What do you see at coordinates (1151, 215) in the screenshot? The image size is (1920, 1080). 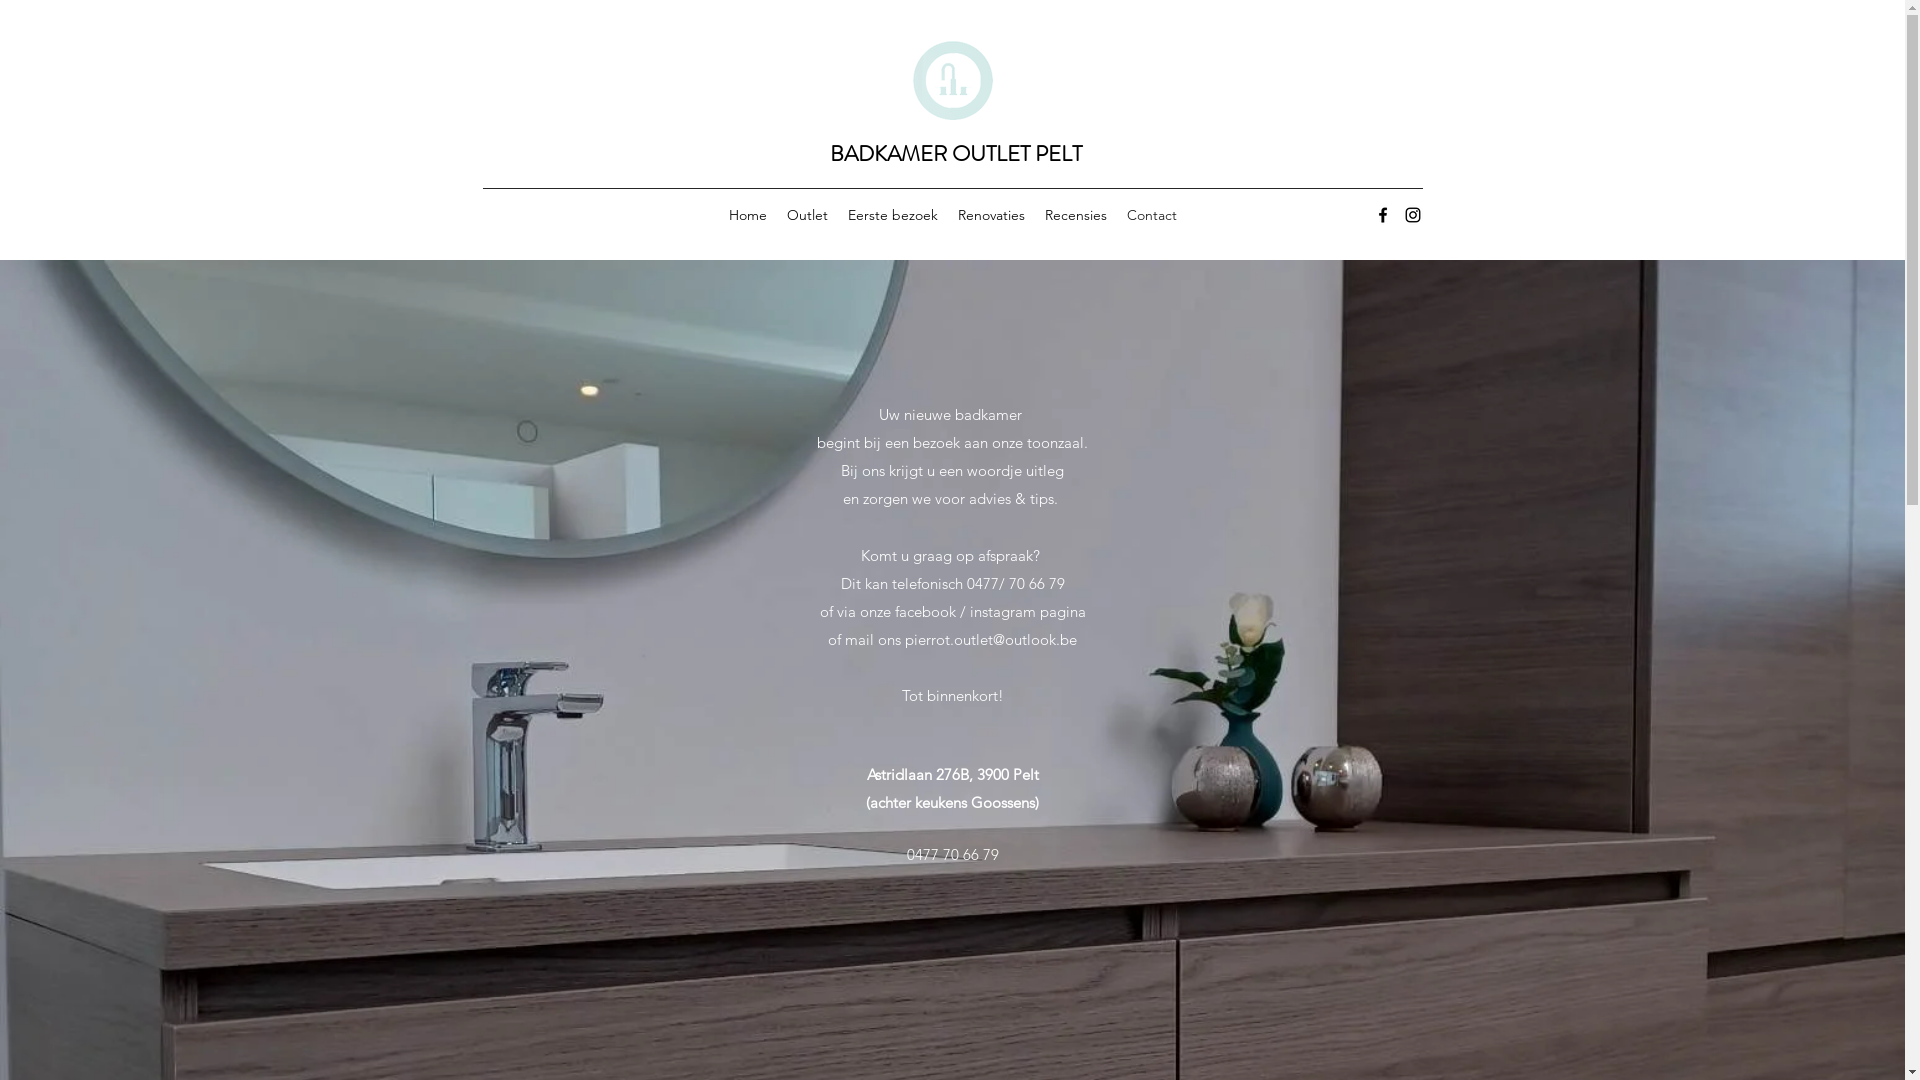 I see `'Contact'` at bounding box center [1151, 215].